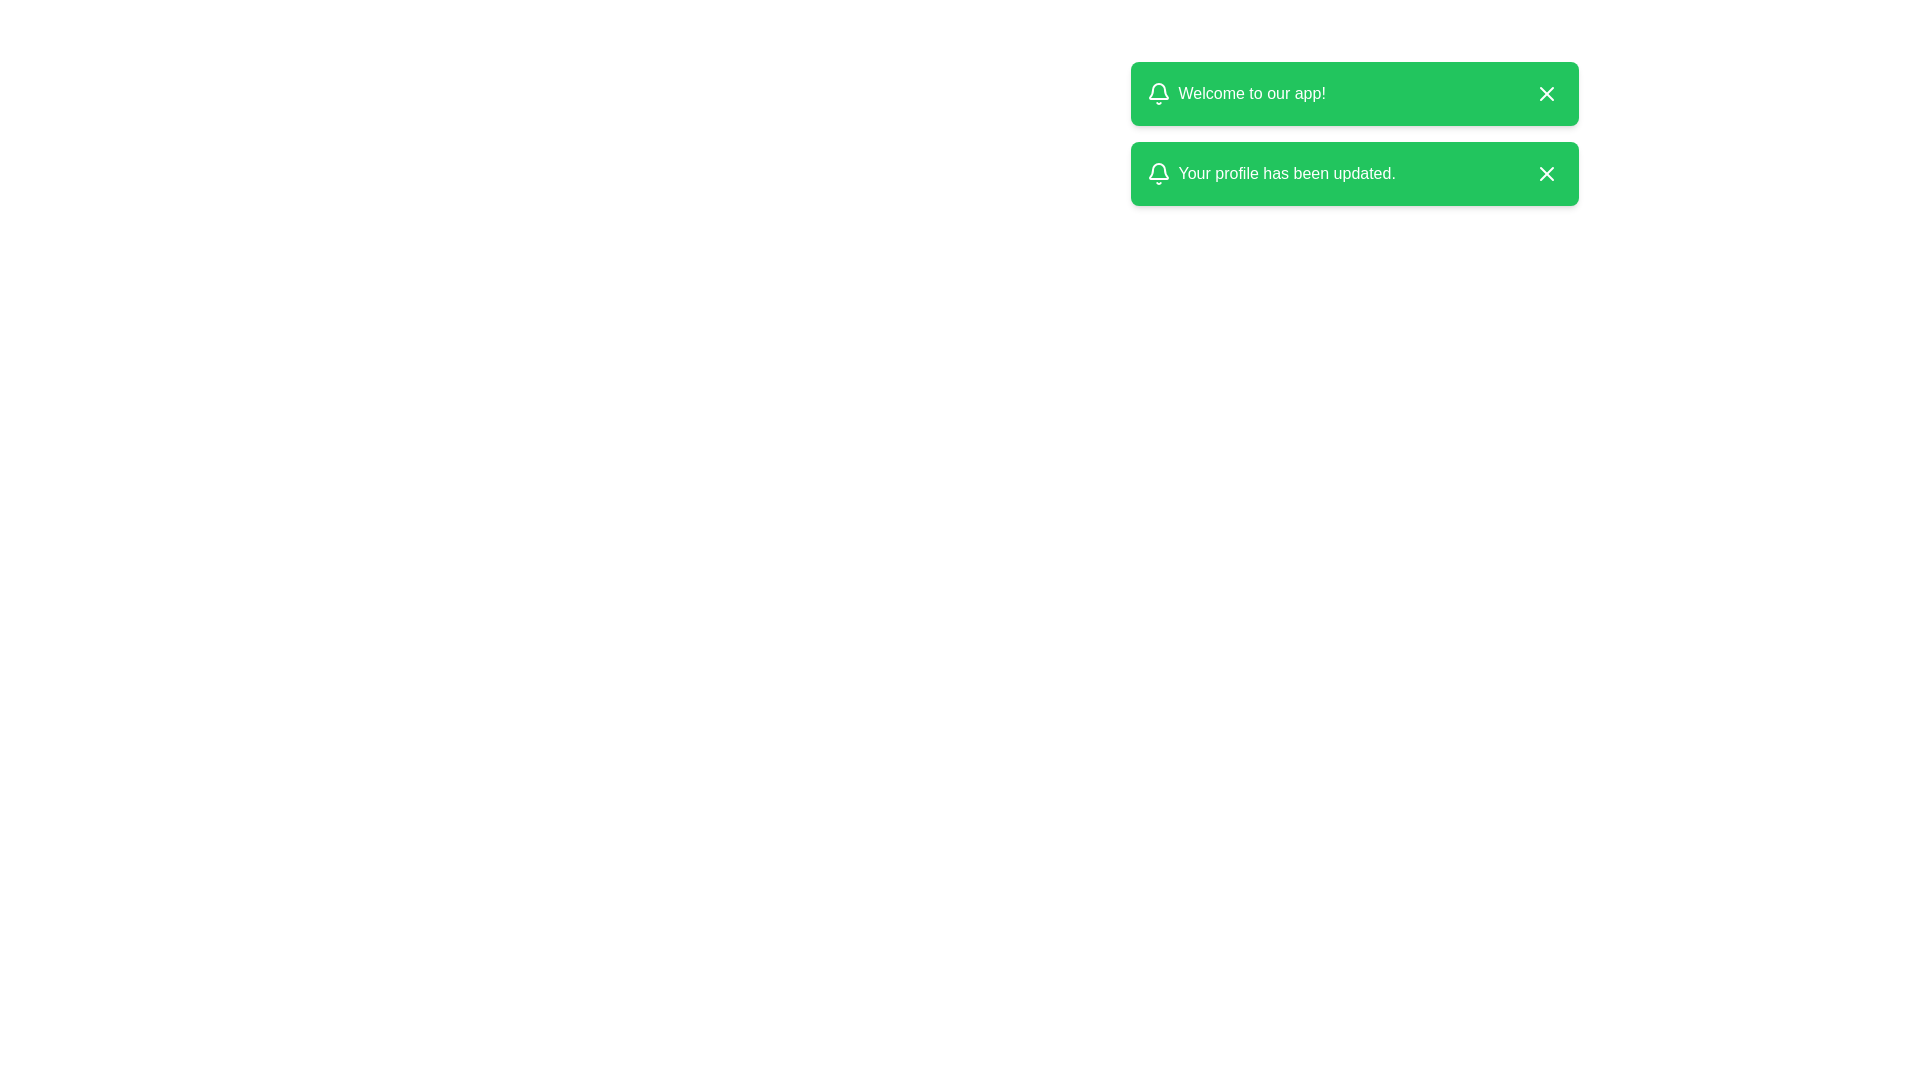 The height and width of the screenshot is (1080, 1920). I want to click on the small 'X' icon on the green background, so click(1545, 172).